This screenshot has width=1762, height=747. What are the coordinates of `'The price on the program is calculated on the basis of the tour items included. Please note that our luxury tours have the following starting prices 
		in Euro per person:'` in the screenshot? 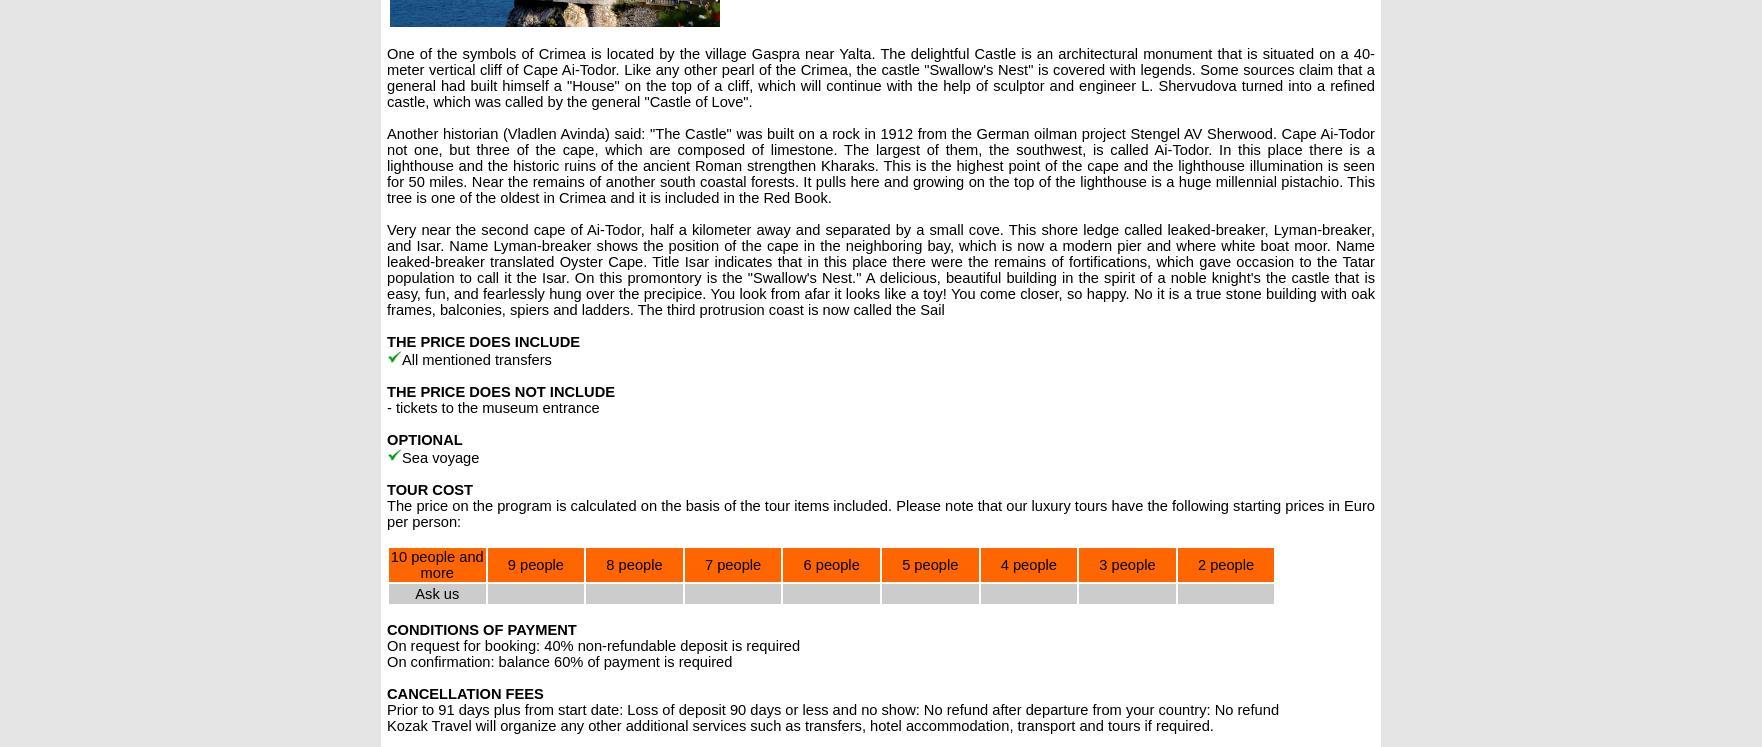 It's located at (881, 514).